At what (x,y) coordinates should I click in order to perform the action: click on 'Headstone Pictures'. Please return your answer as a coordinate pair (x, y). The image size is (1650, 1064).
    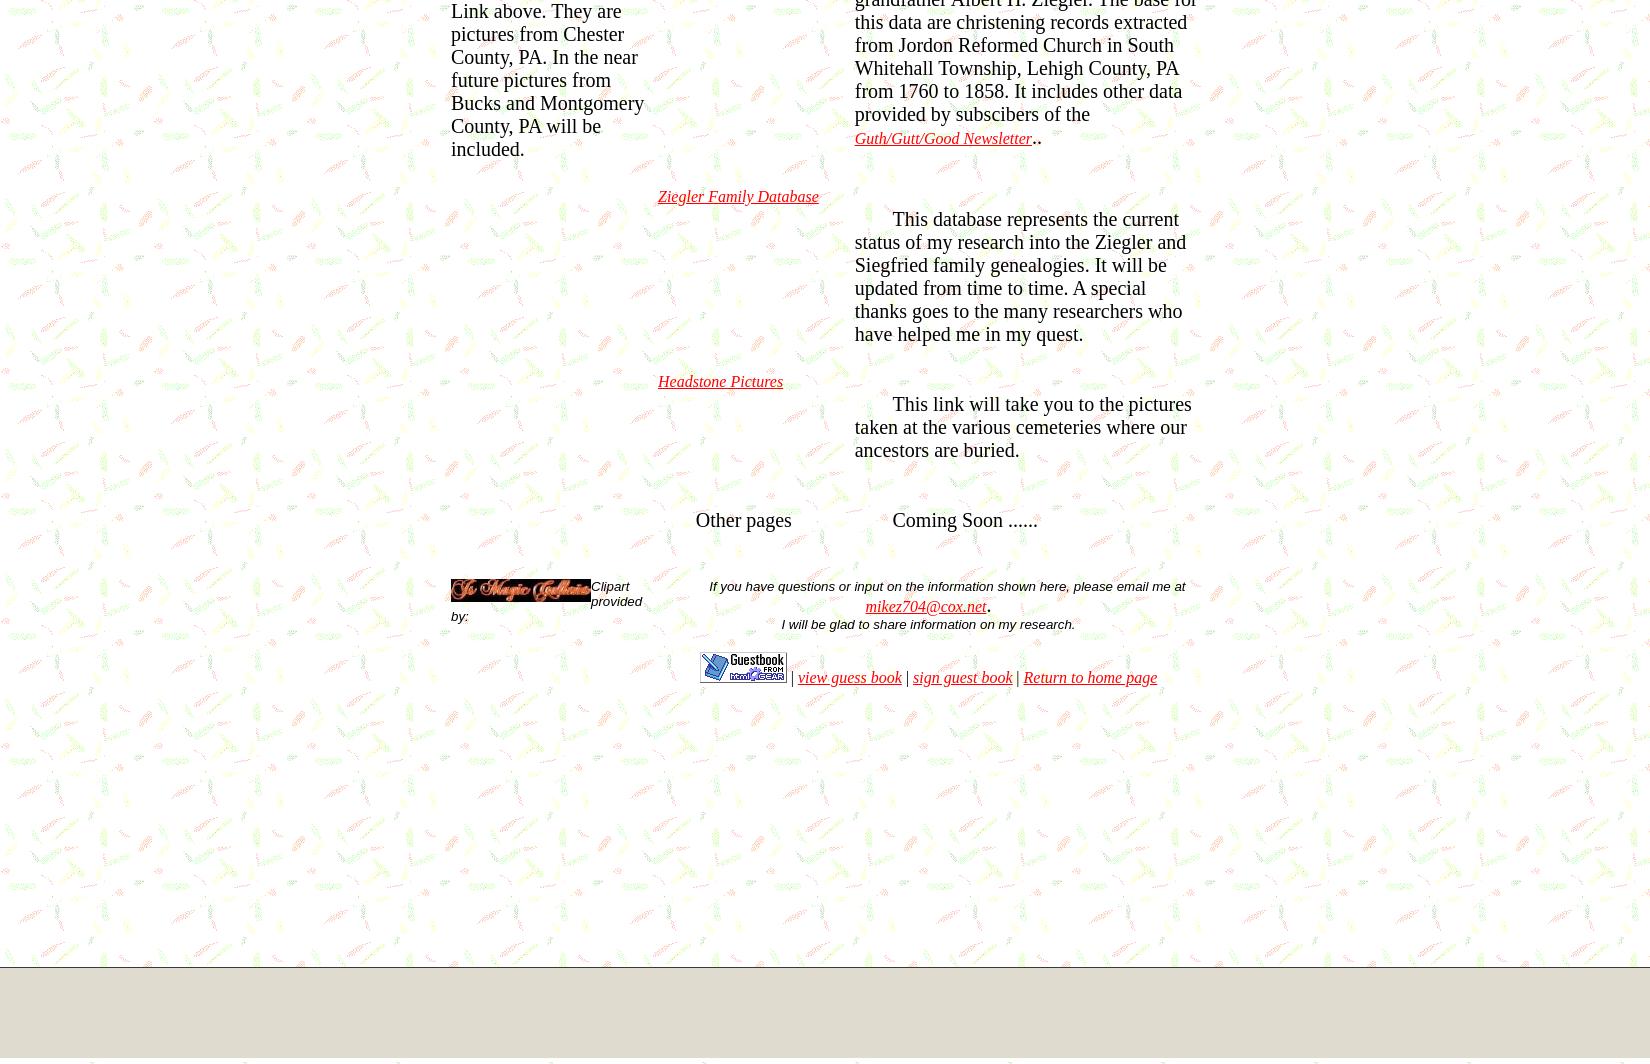
    Looking at the image, I should click on (657, 380).